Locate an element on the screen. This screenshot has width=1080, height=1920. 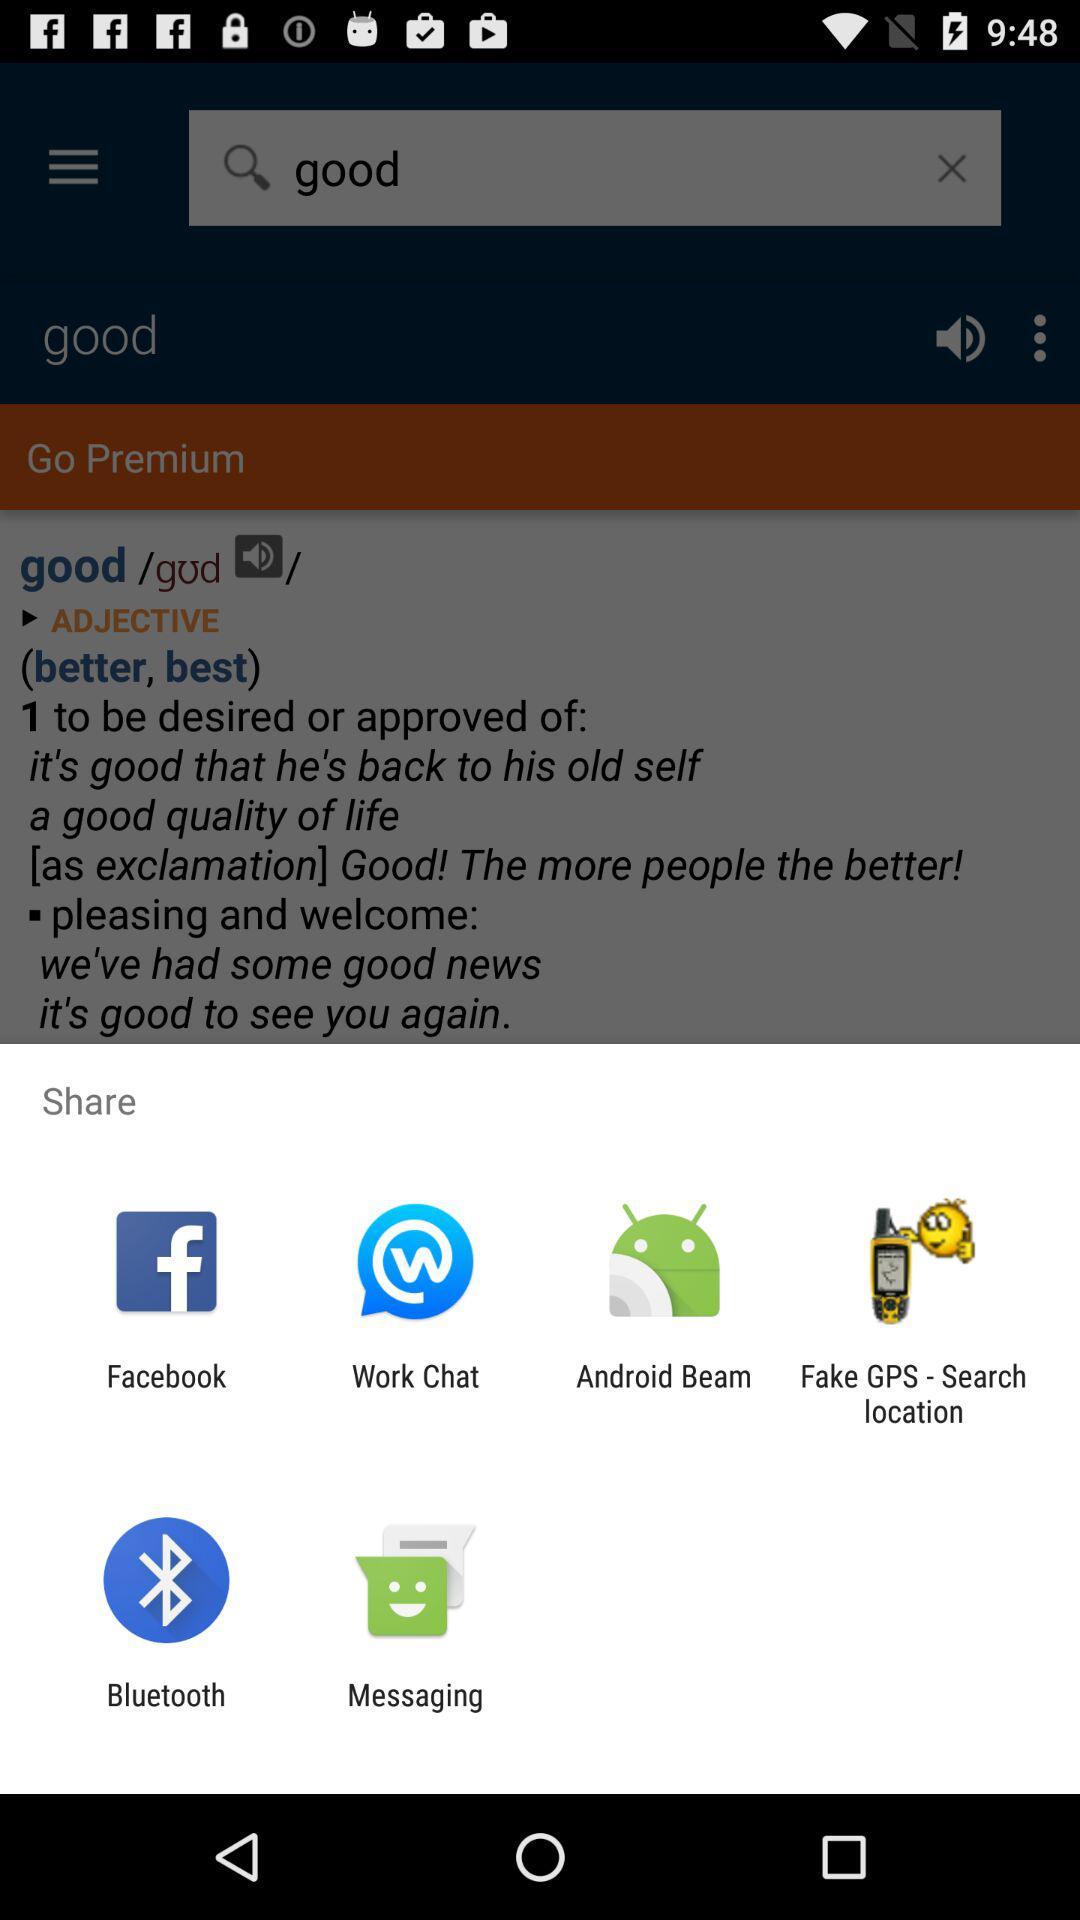
item next to the bluetooth item is located at coordinates (414, 1711).